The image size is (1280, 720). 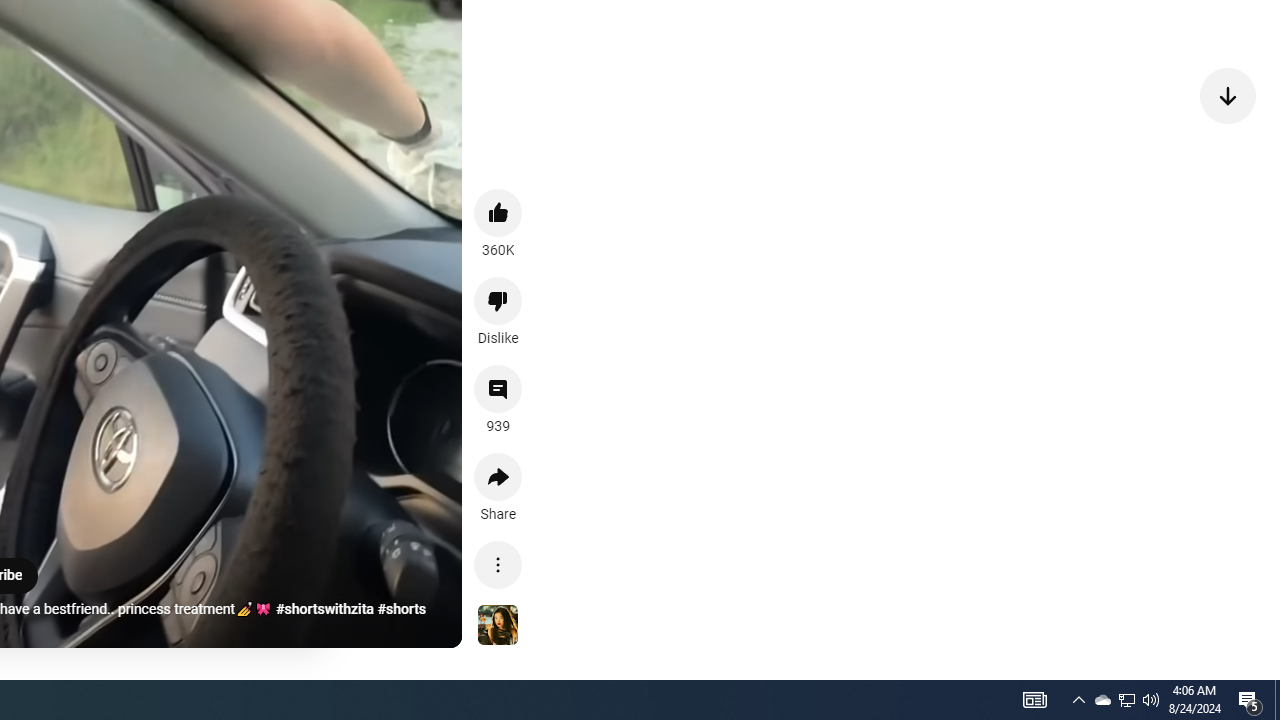 What do you see at coordinates (324, 608) in the screenshot?
I see `'#shortswithzita'` at bounding box center [324, 608].